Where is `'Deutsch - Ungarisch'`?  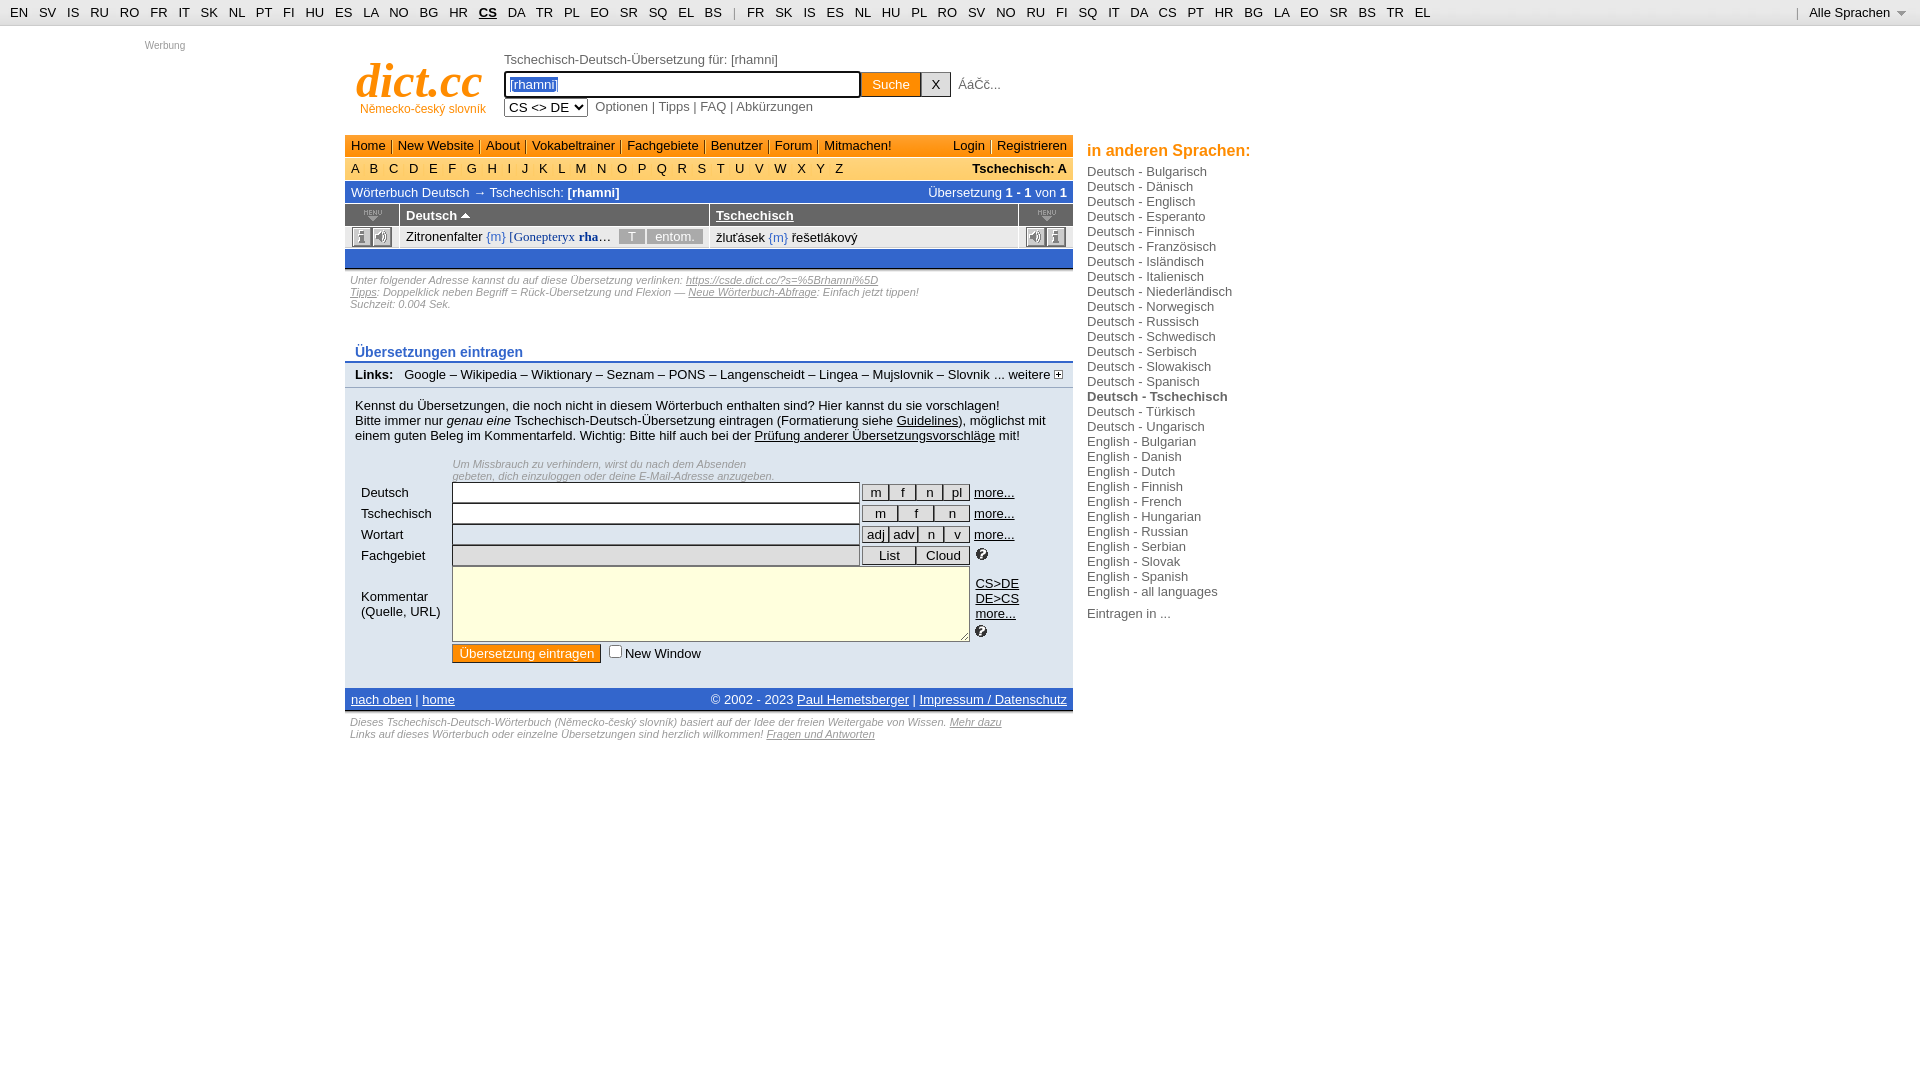 'Deutsch - Ungarisch' is located at coordinates (1085, 425).